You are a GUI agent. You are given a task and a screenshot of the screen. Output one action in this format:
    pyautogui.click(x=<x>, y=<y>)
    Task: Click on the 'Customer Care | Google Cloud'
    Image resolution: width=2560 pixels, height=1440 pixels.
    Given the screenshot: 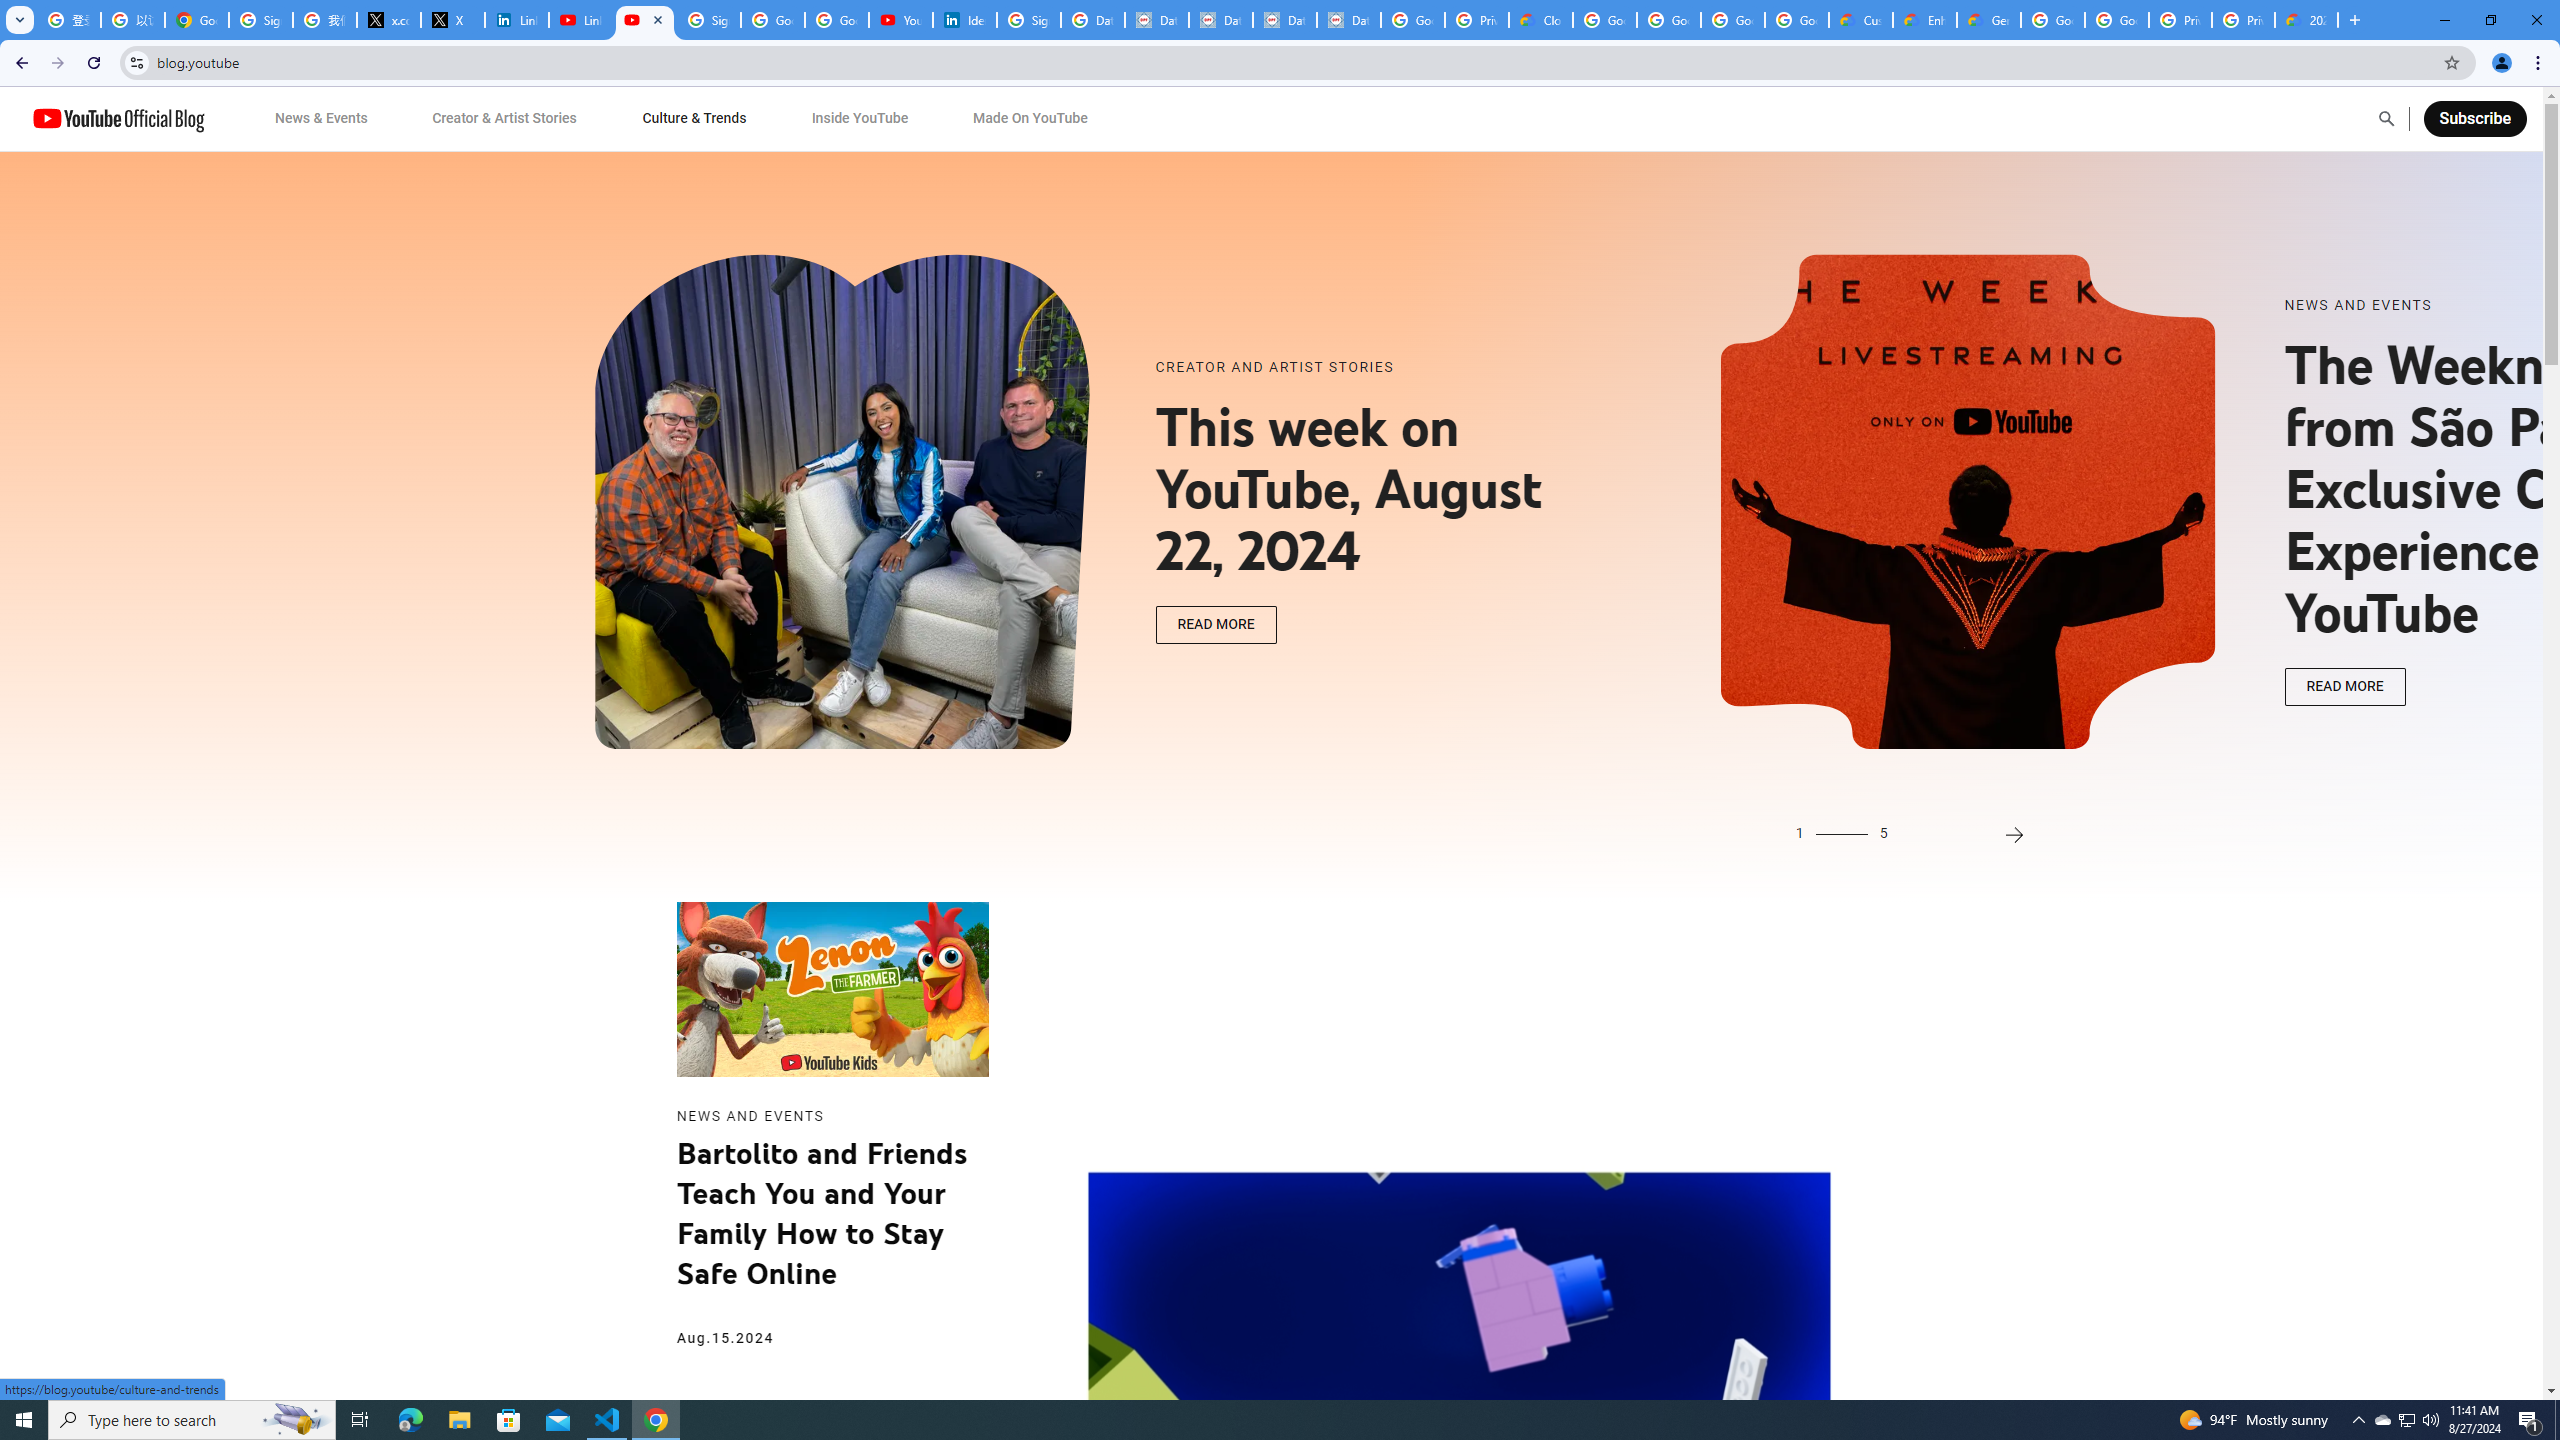 What is the action you would take?
    pyautogui.click(x=1860, y=19)
    